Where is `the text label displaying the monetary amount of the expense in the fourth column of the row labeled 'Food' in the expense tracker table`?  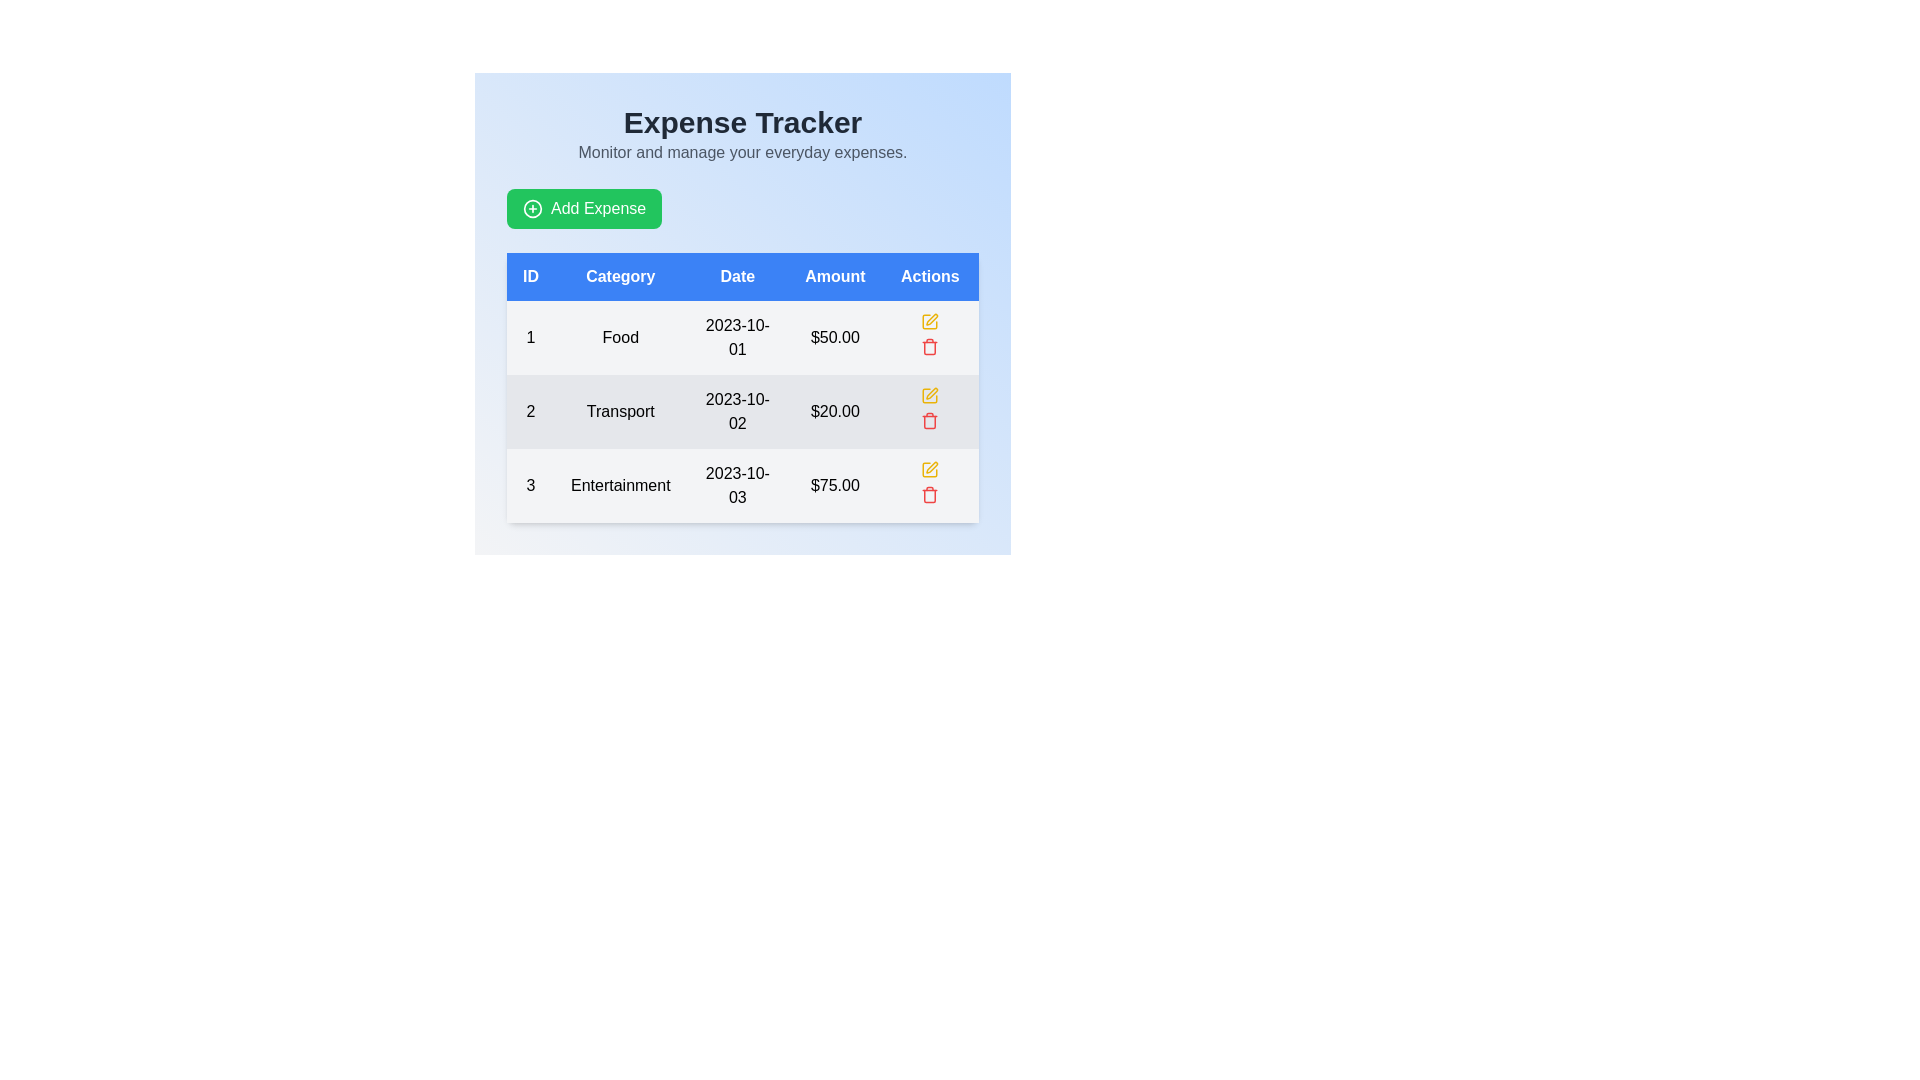
the text label displaying the monetary amount of the expense in the fourth column of the row labeled 'Food' in the expense tracker table is located at coordinates (835, 337).